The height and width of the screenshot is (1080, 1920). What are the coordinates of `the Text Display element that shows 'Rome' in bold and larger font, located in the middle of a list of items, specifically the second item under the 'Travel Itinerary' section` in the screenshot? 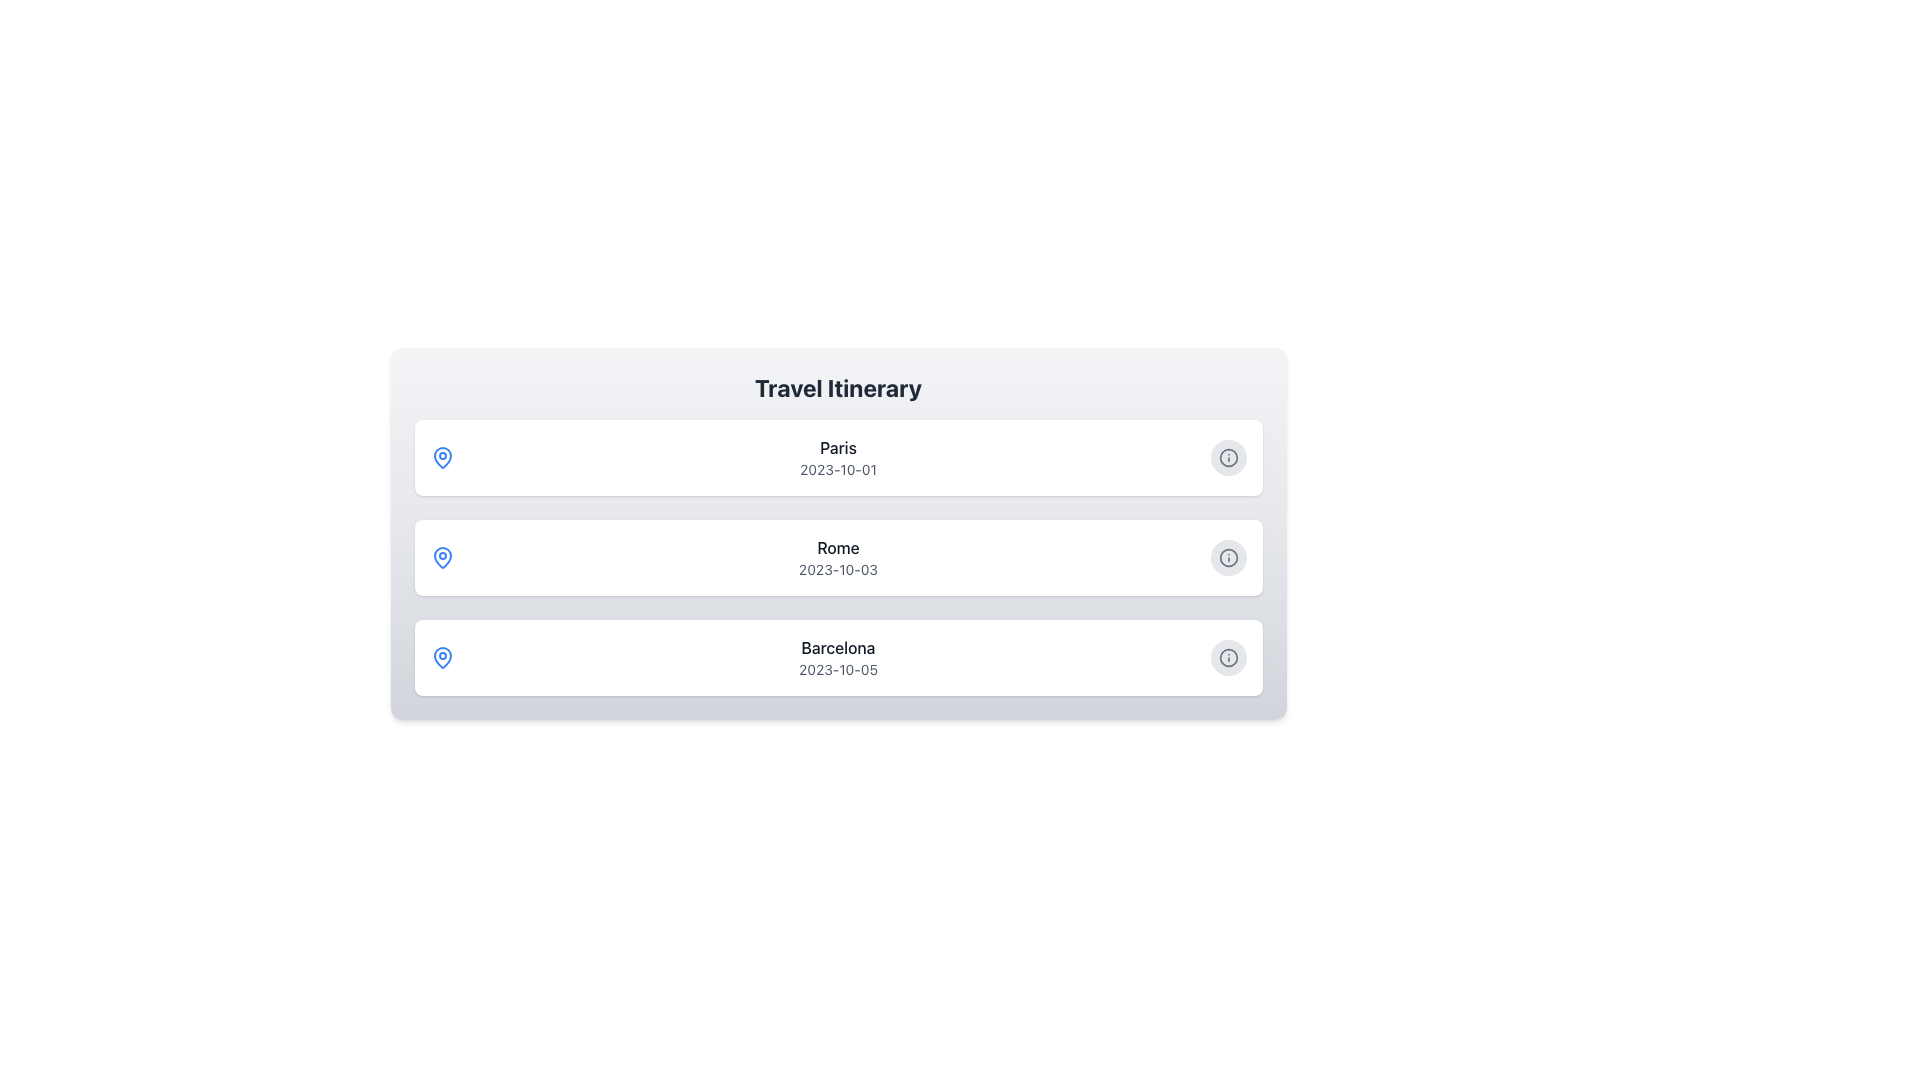 It's located at (838, 558).